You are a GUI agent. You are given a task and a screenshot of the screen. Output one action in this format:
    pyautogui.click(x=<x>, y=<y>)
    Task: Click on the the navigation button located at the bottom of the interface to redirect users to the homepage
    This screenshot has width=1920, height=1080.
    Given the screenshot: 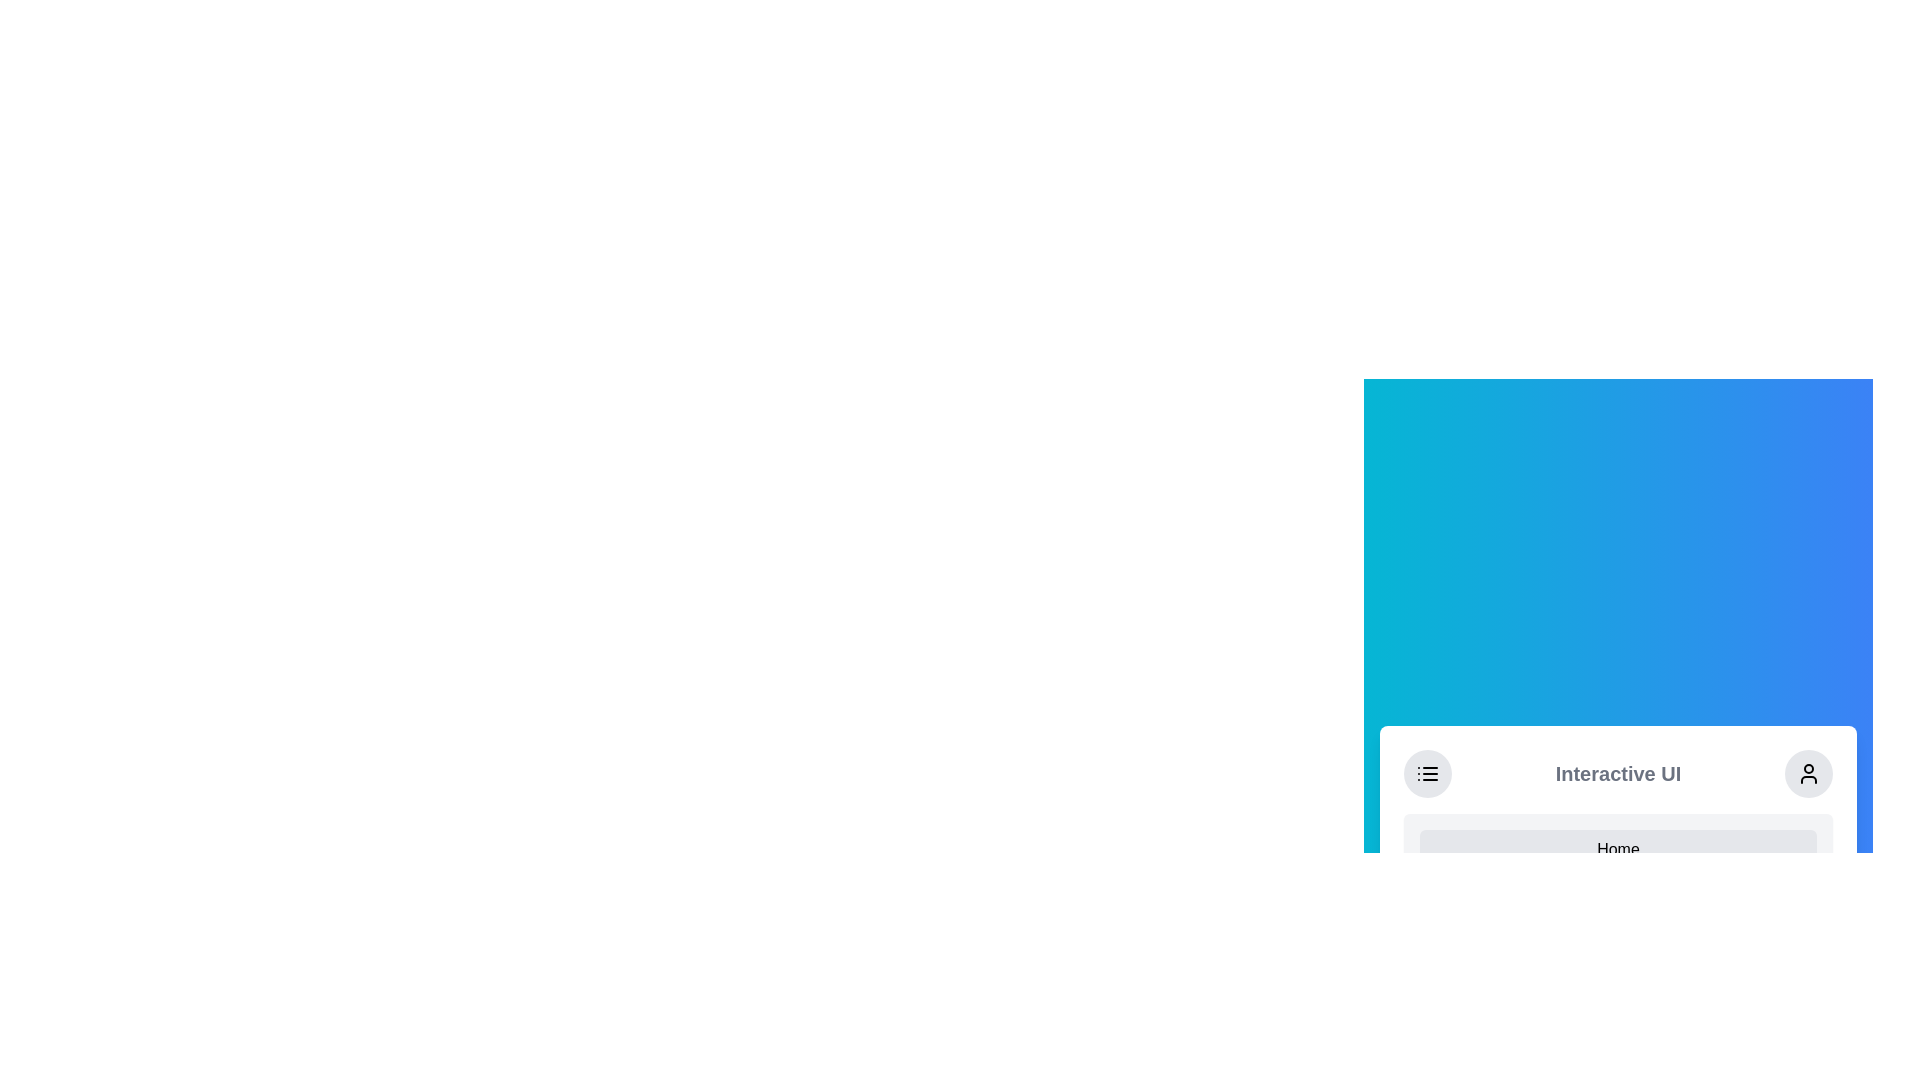 What is the action you would take?
    pyautogui.click(x=1618, y=849)
    